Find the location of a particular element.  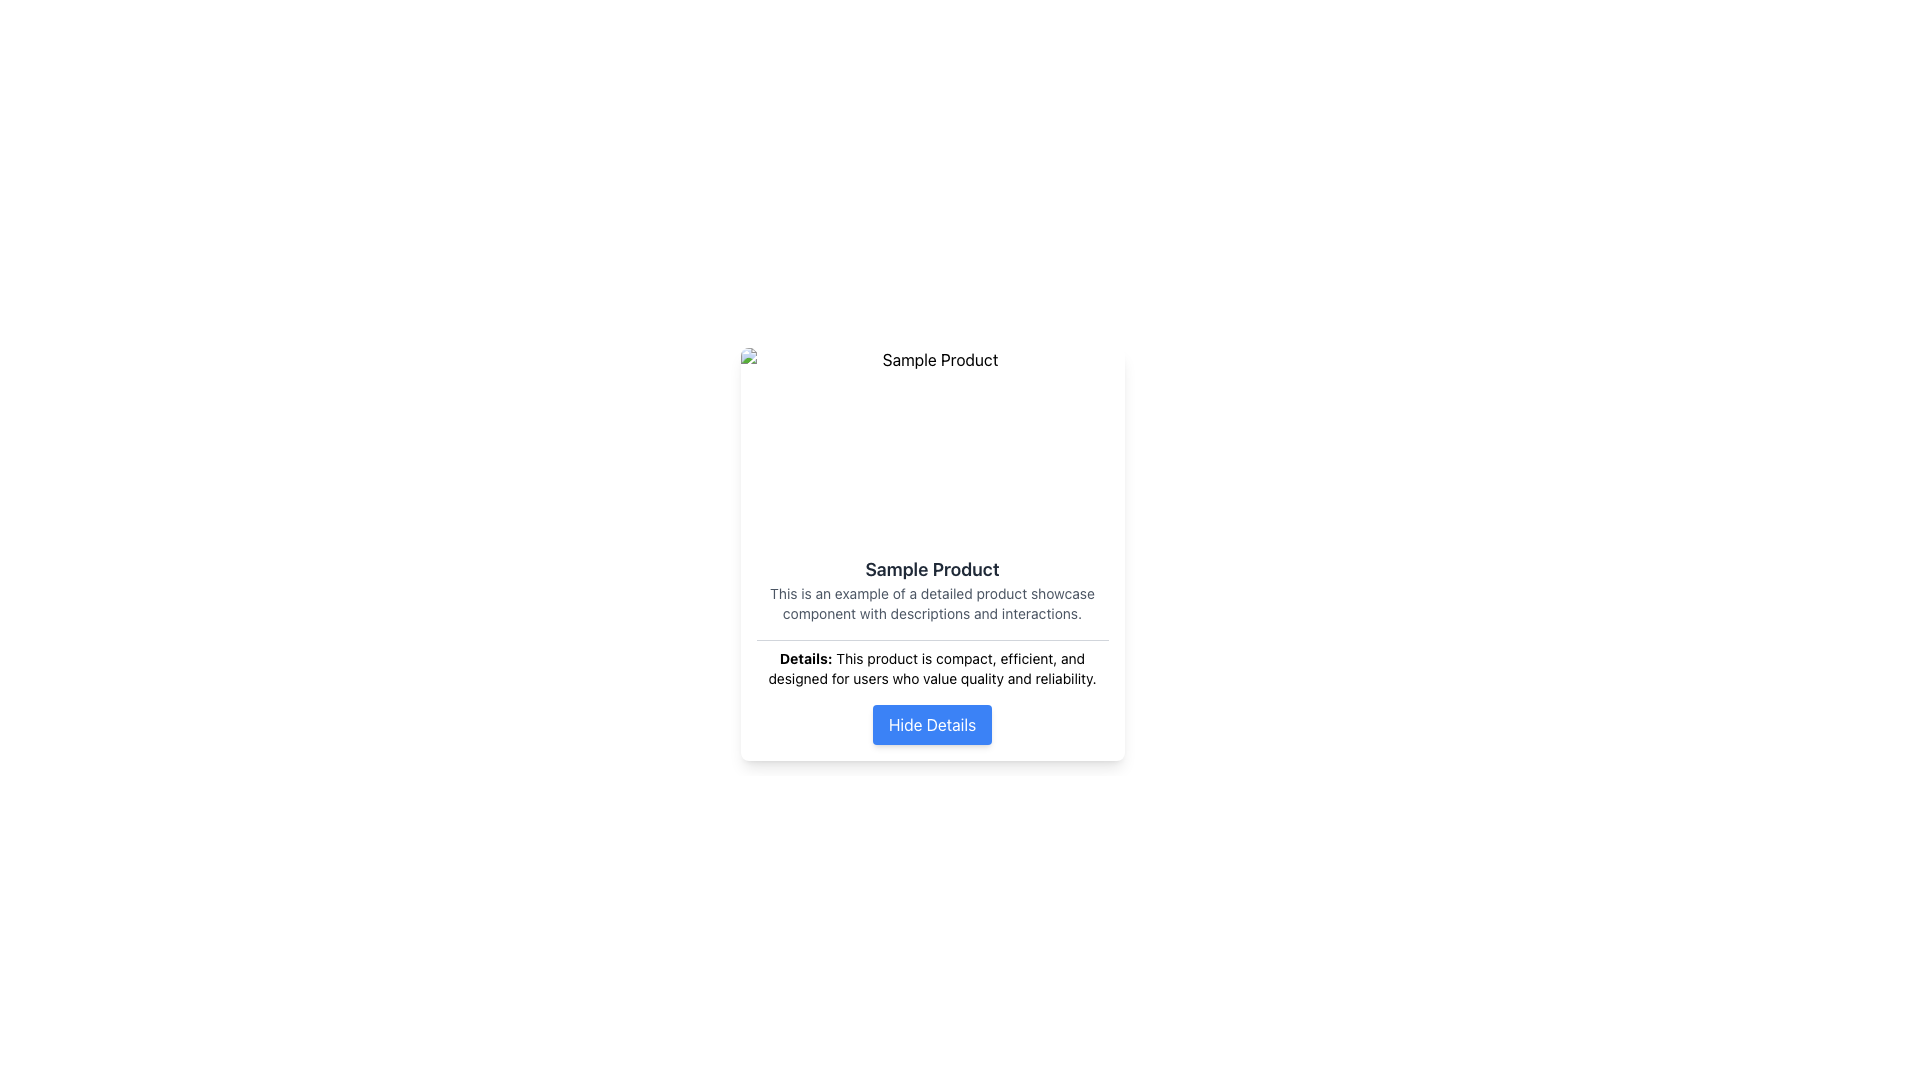

the bold text label reading 'Details:' which is positioned at the start of a descriptive paragraph in the lower half of the interface is located at coordinates (806, 658).